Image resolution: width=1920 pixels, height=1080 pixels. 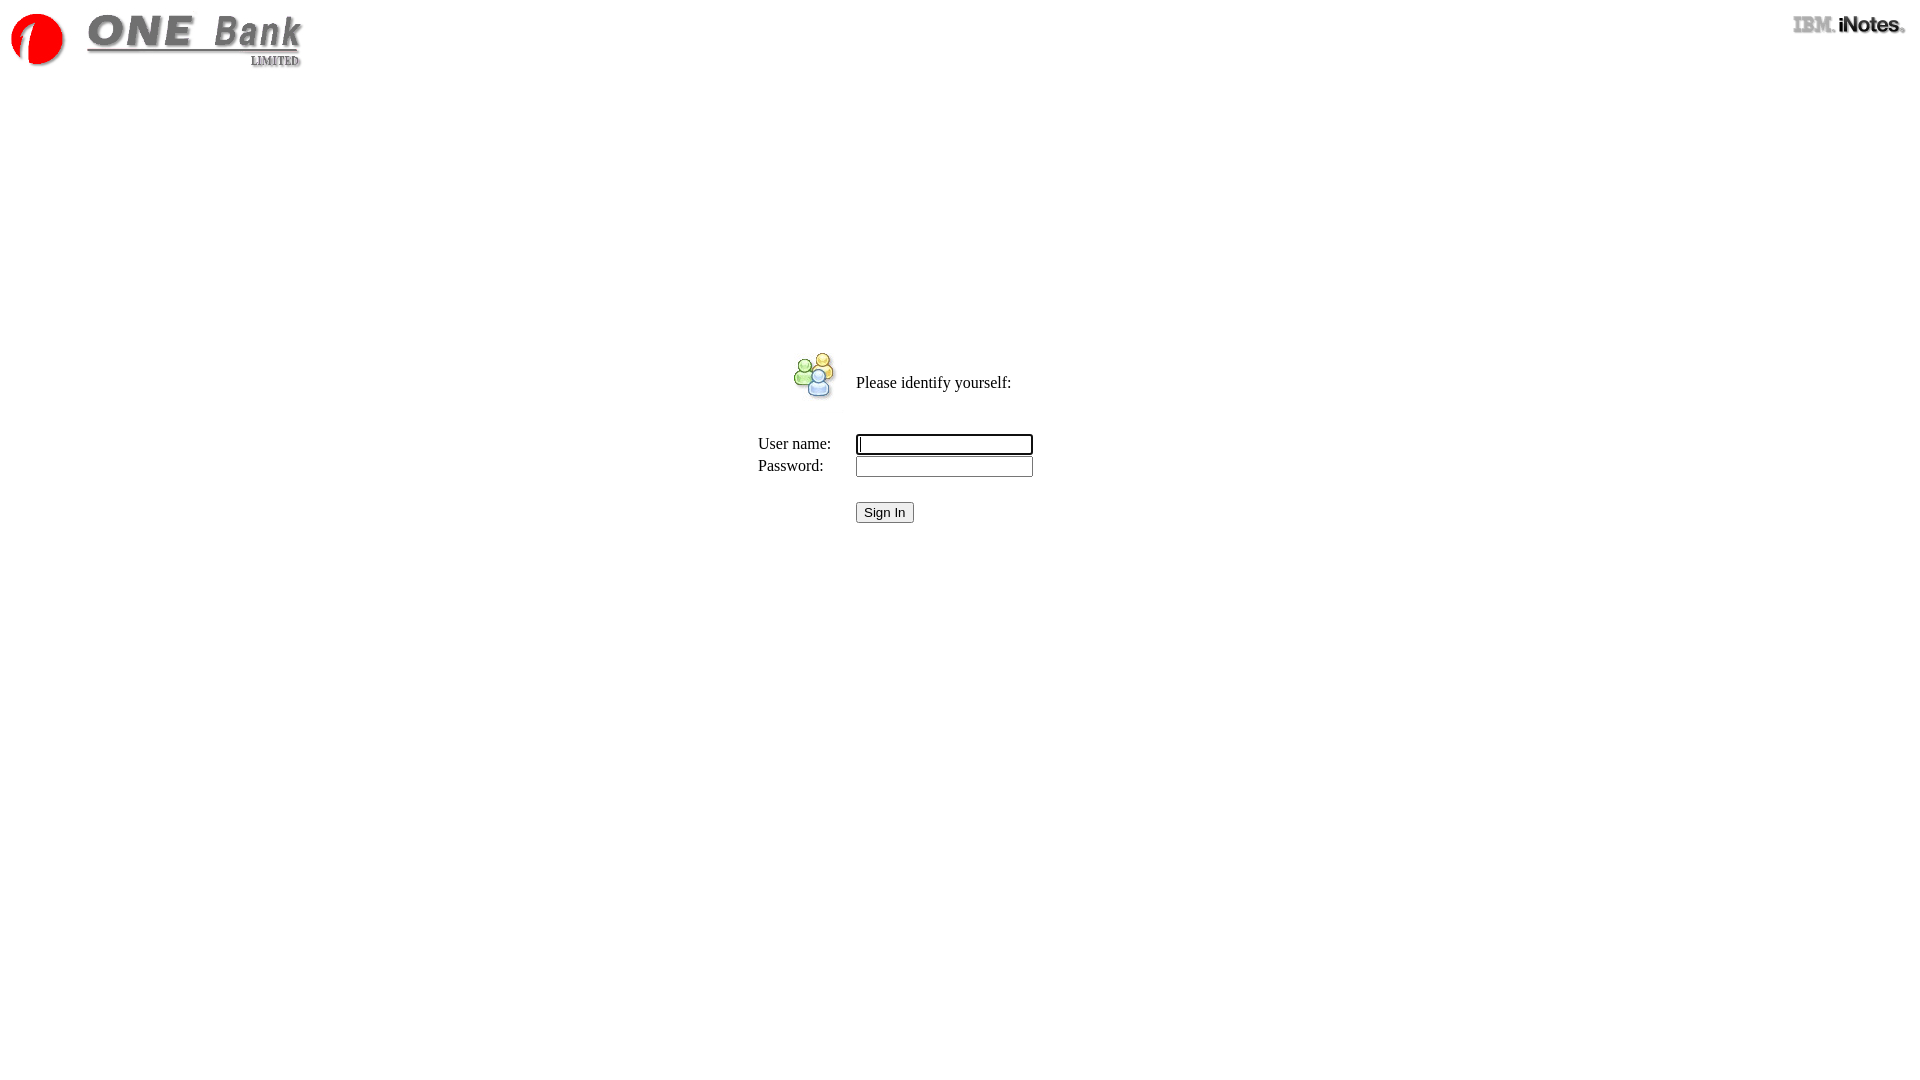 What do you see at coordinates (883, 511) in the screenshot?
I see `'Sign In'` at bounding box center [883, 511].